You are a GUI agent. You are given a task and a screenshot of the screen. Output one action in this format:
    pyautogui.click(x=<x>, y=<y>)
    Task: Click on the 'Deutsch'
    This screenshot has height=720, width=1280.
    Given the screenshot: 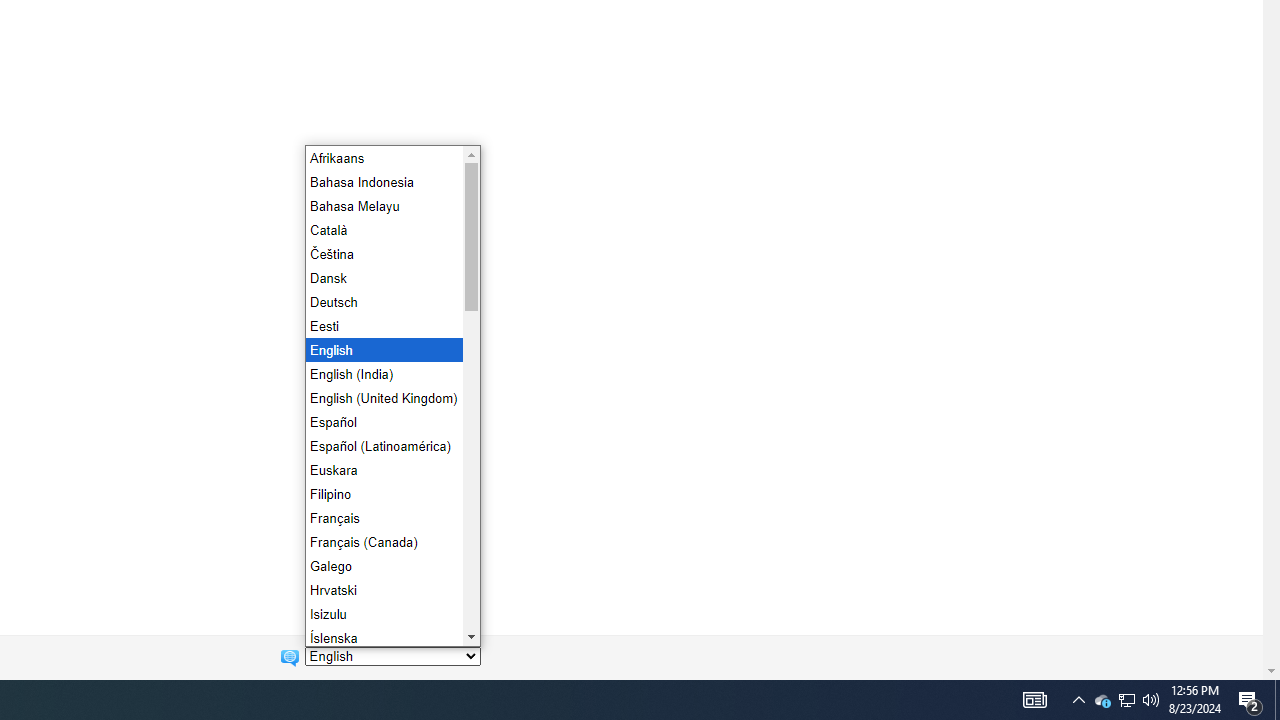 What is the action you would take?
    pyautogui.click(x=382, y=302)
    